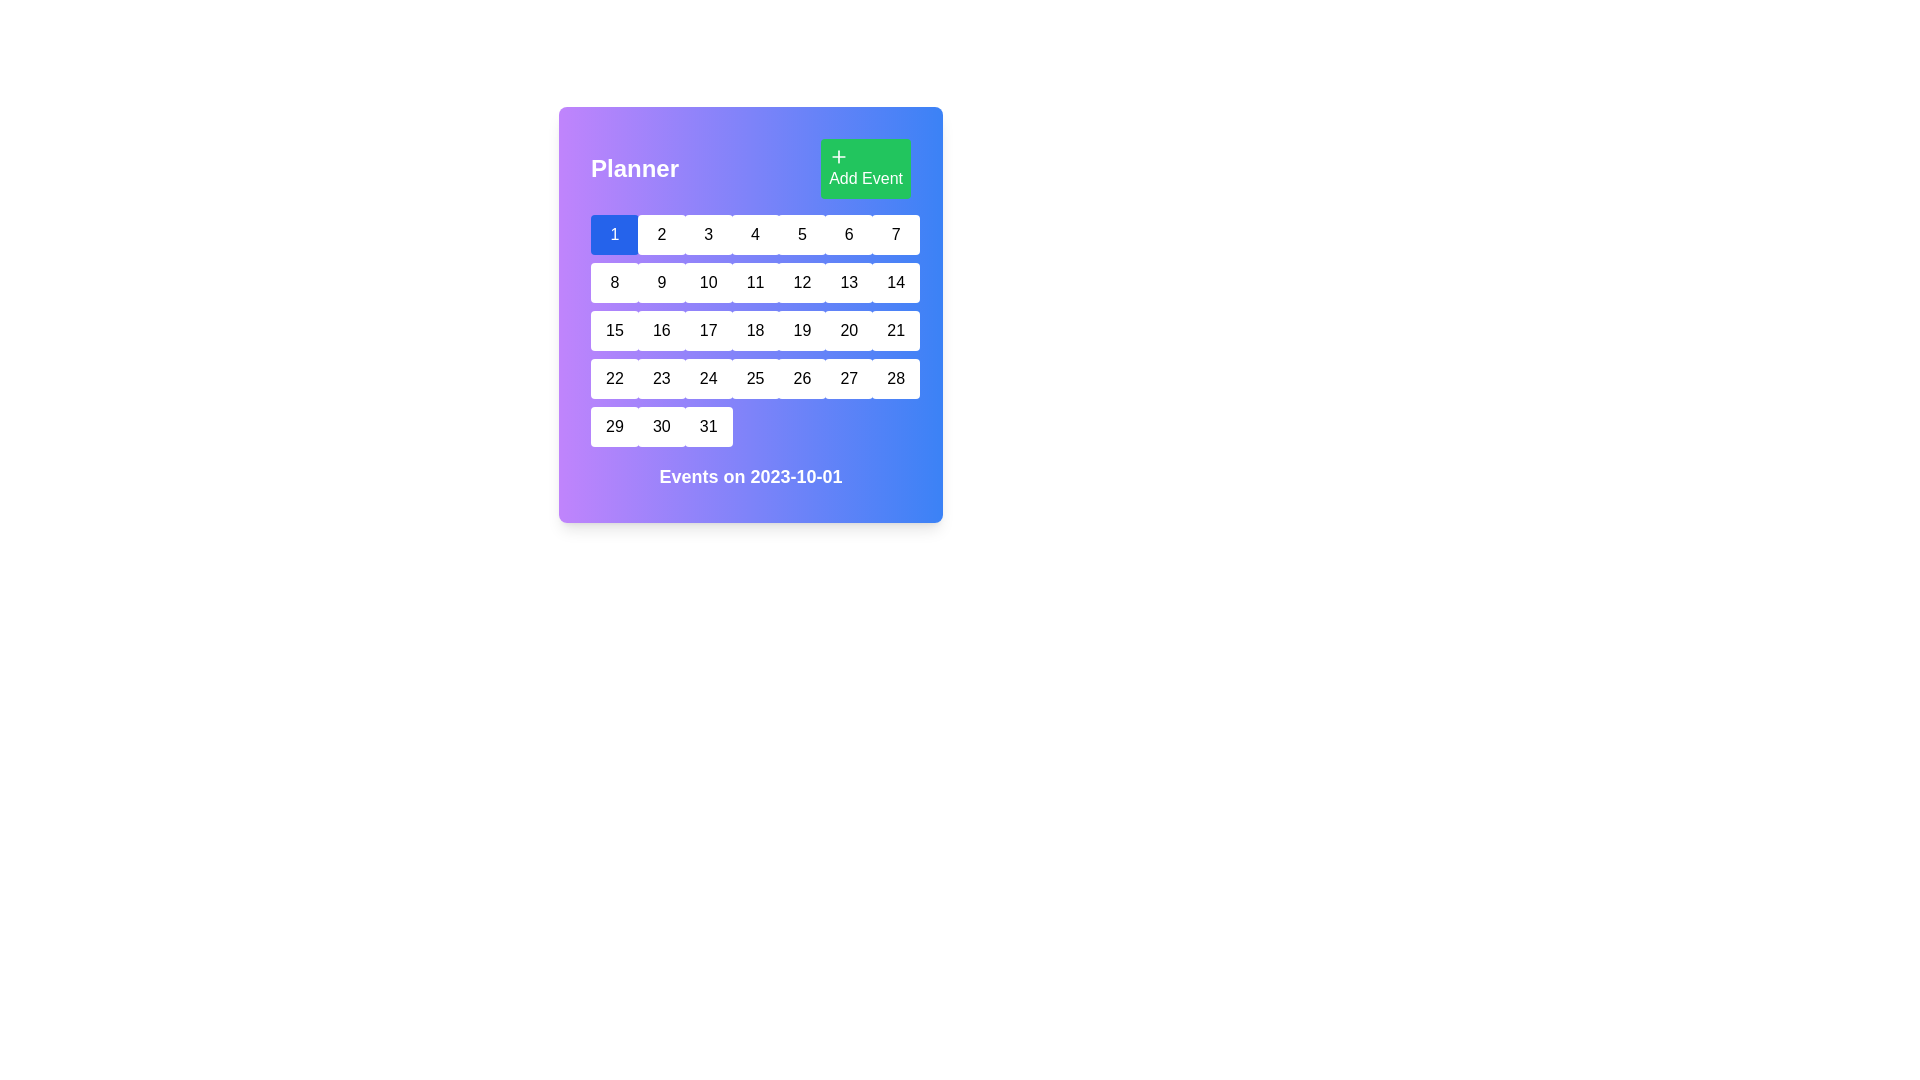  Describe the element at coordinates (802, 234) in the screenshot. I see `the button representing the 5th day of the month` at that location.